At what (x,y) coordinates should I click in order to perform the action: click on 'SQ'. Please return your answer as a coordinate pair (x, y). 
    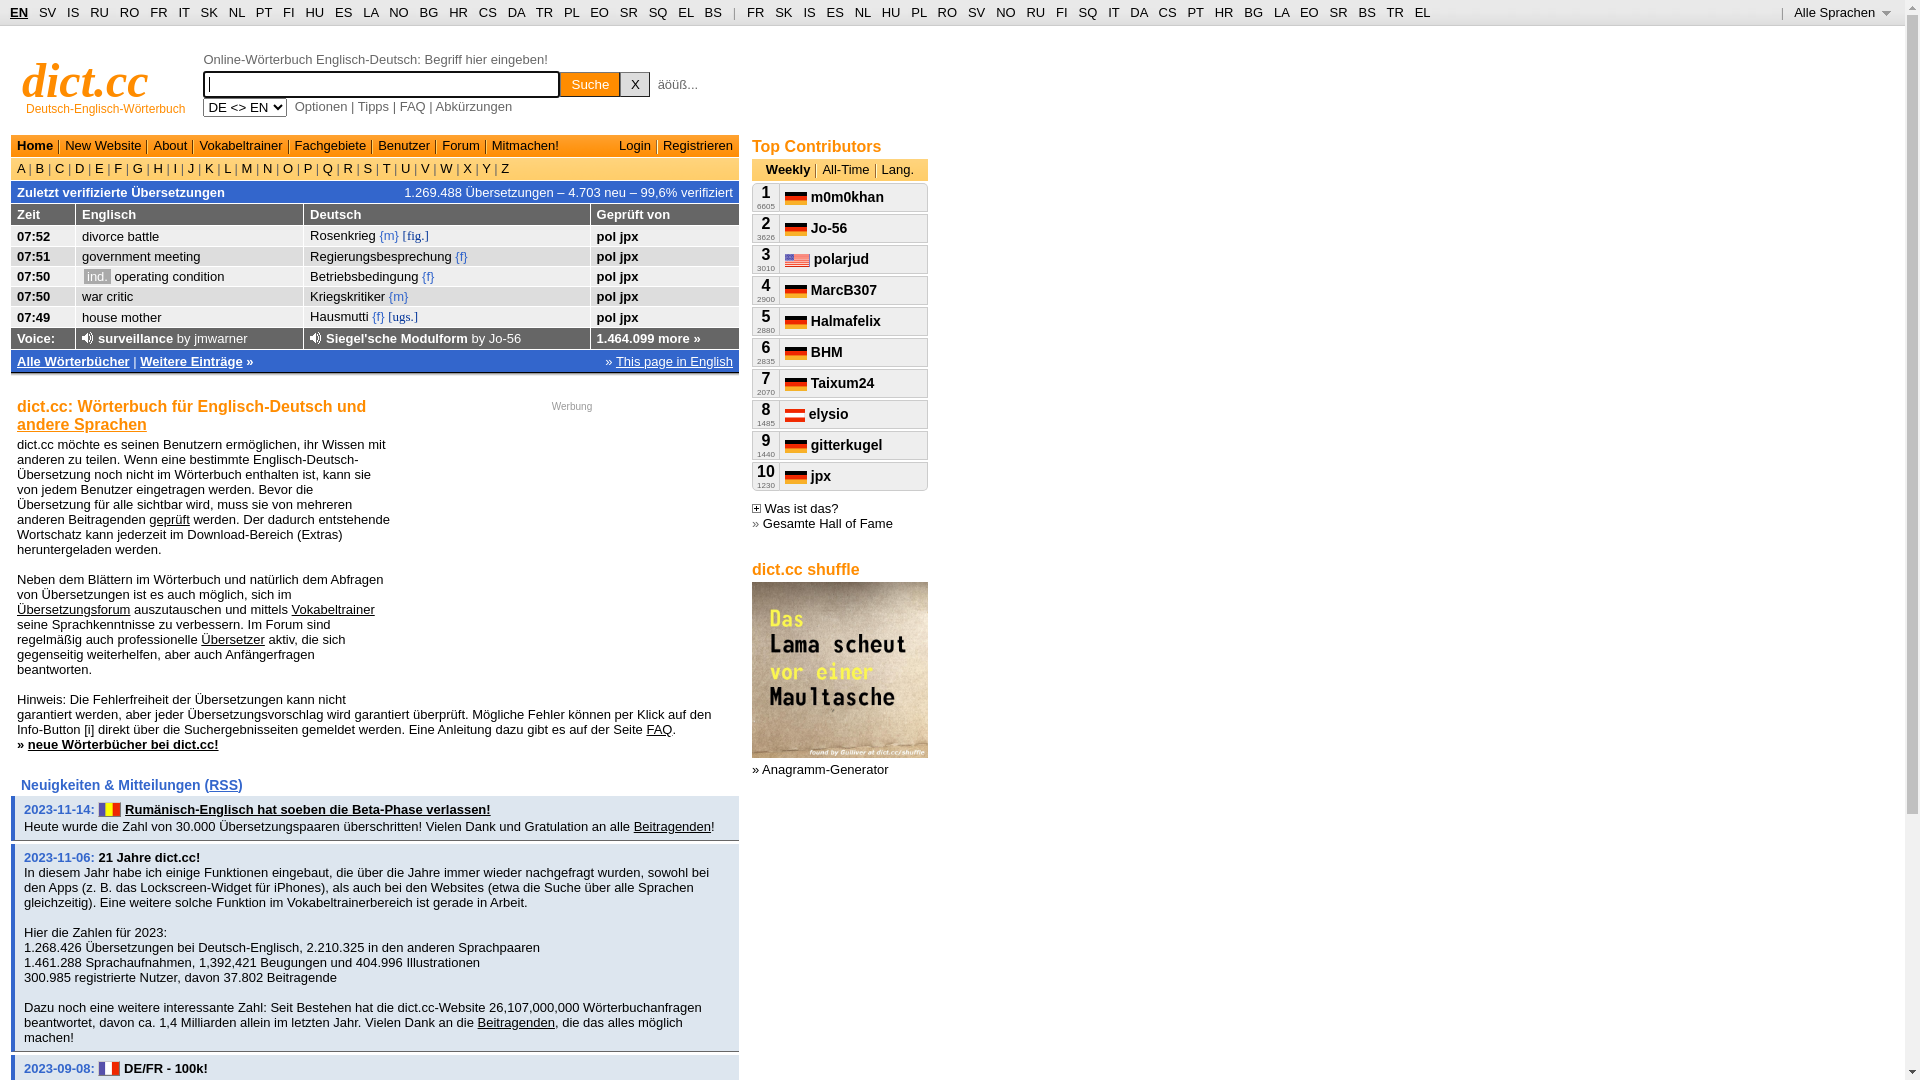
    Looking at the image, I should click on (658, 12).